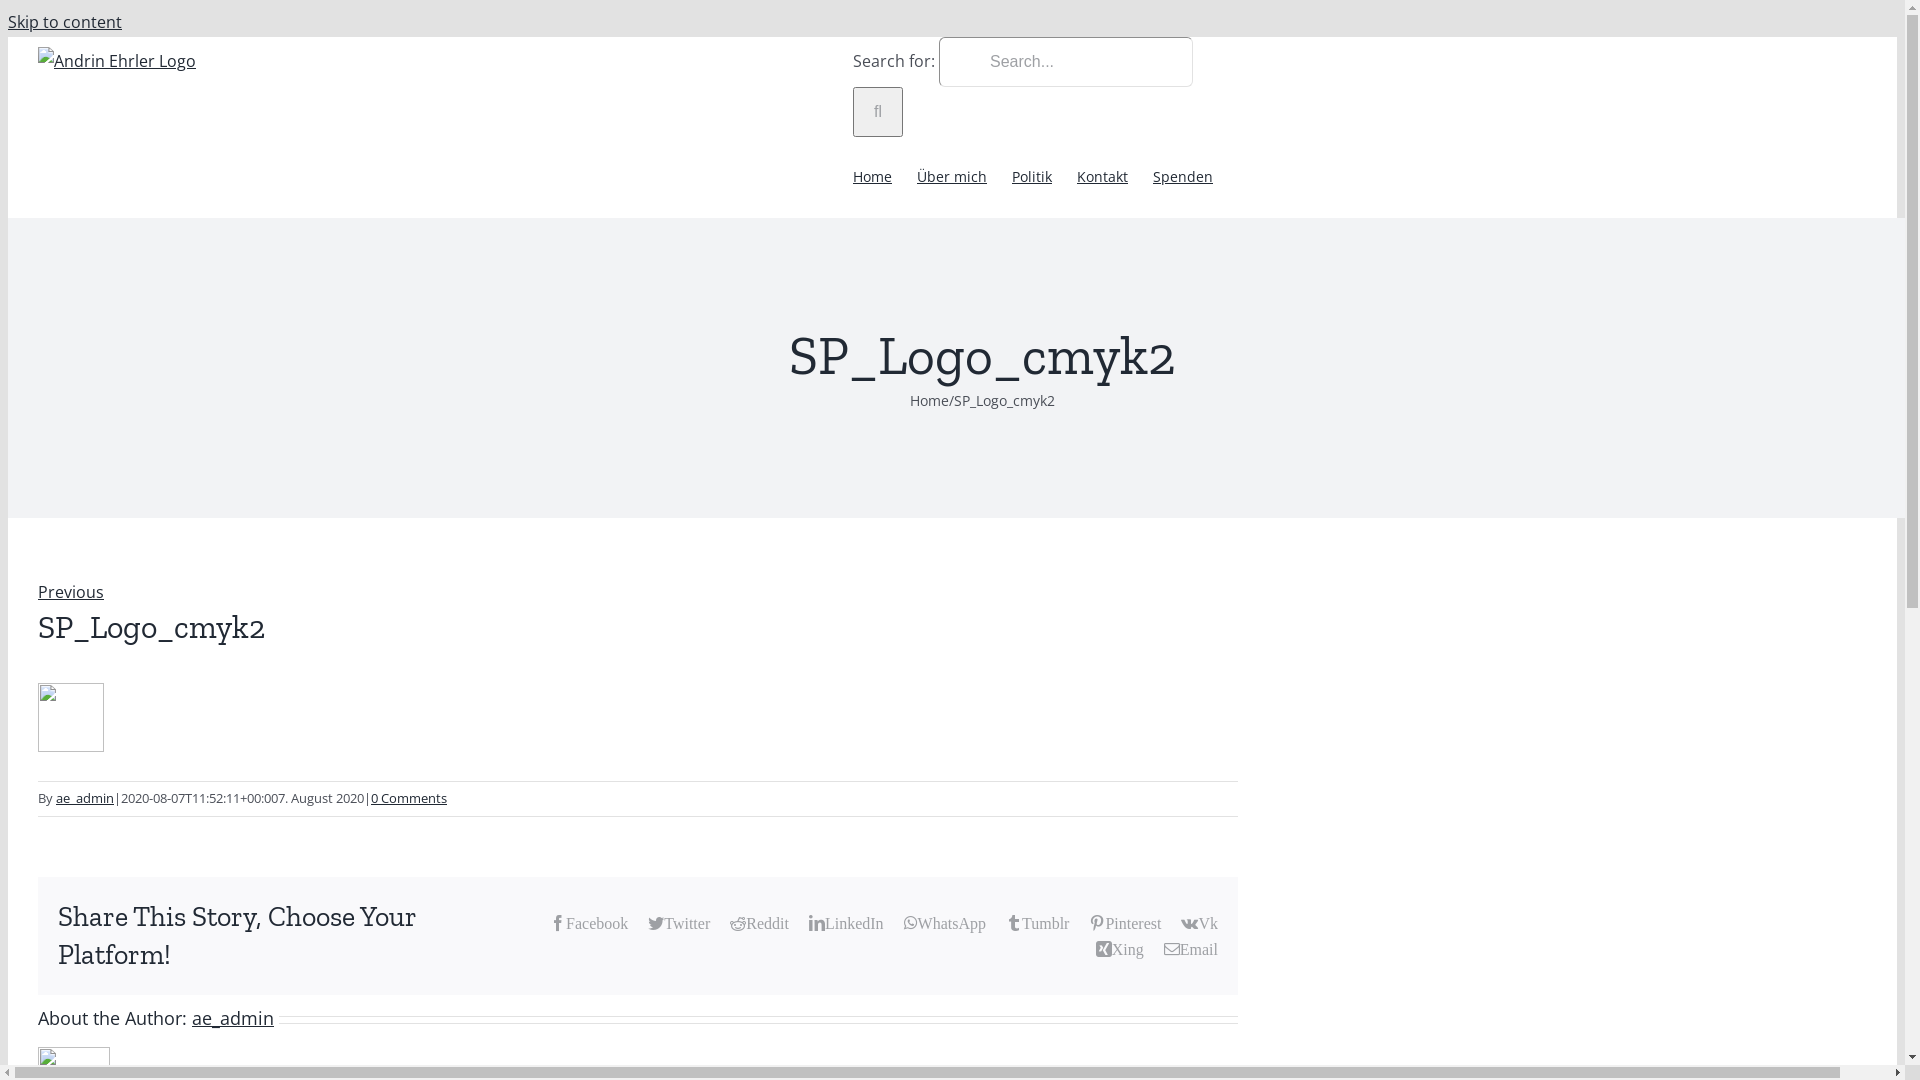 This screenshot has height=1080, width=1920. Describe the element at coordinates (1182, 176) in the screenshot. I see `'Spenden'` at that location.